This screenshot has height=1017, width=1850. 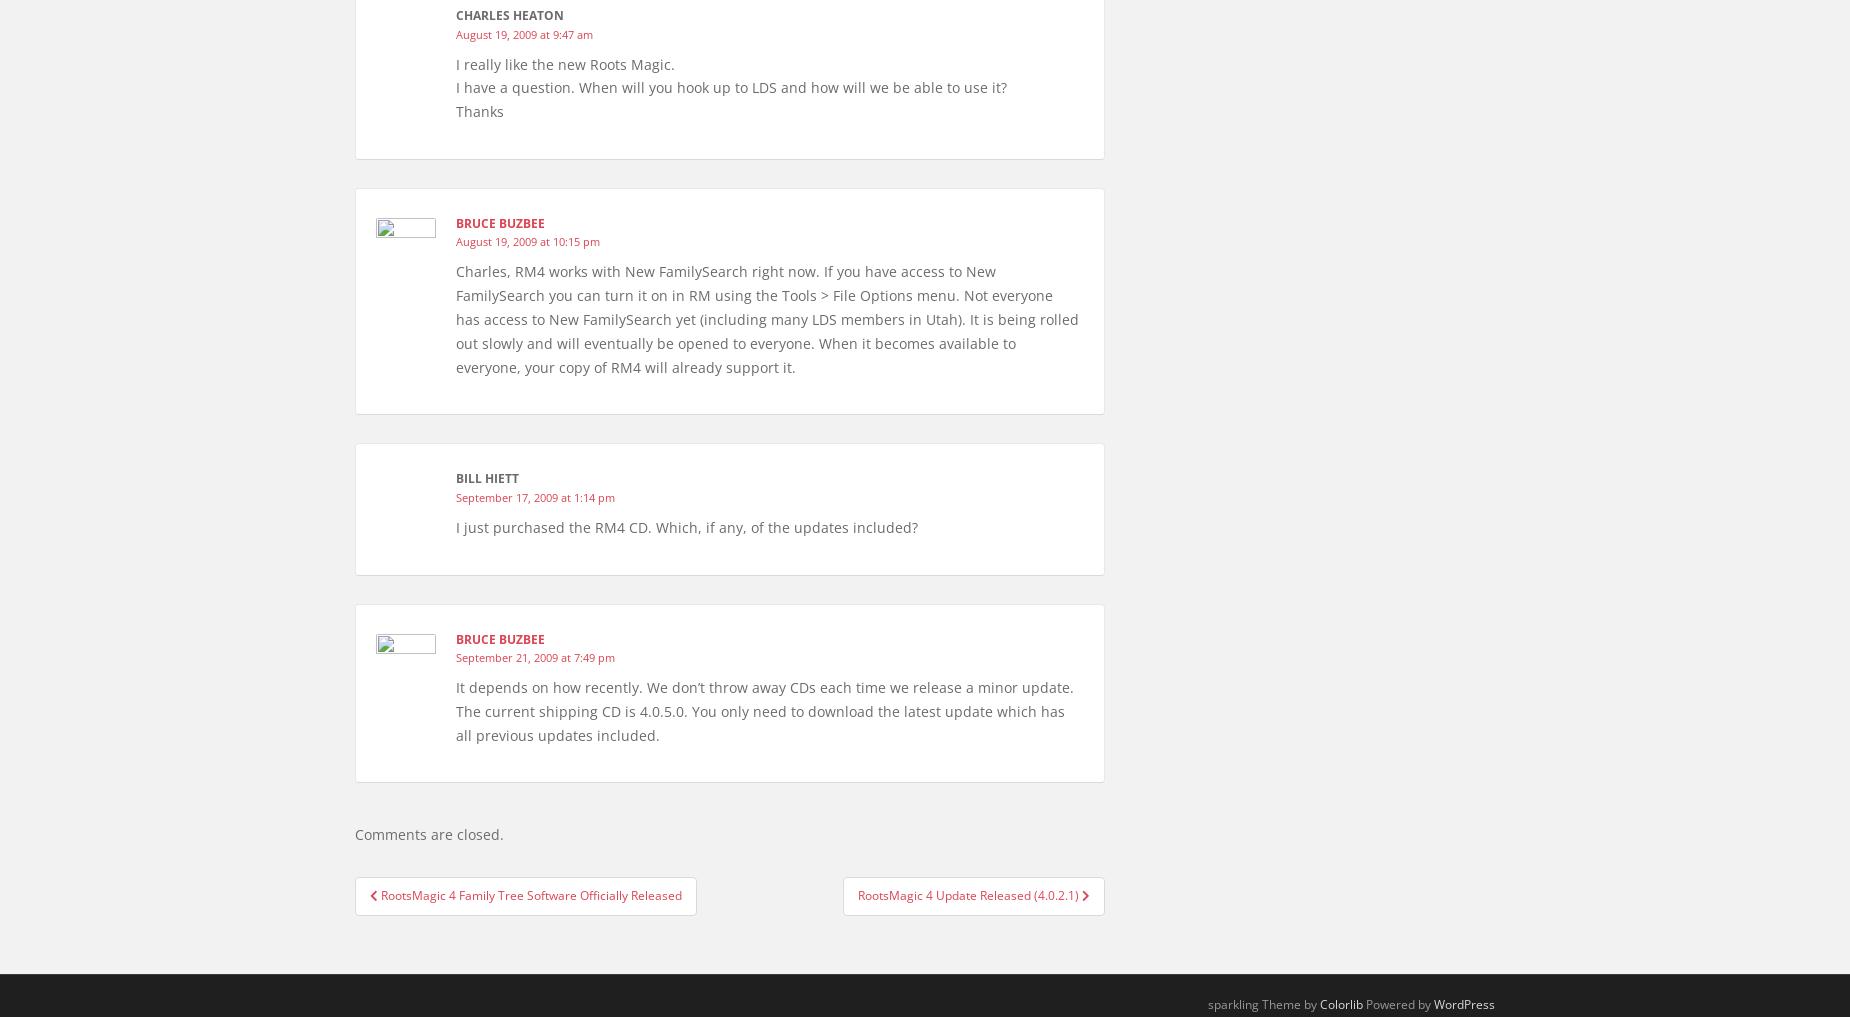 I want to click on 'It depends on how recently.  We don’t throw away CDs each time we release a minor update.  The current shipping CD is 4.0.5.0.  You only need to download the latest update which has all previous updates included.', so click(x=764, y=709).